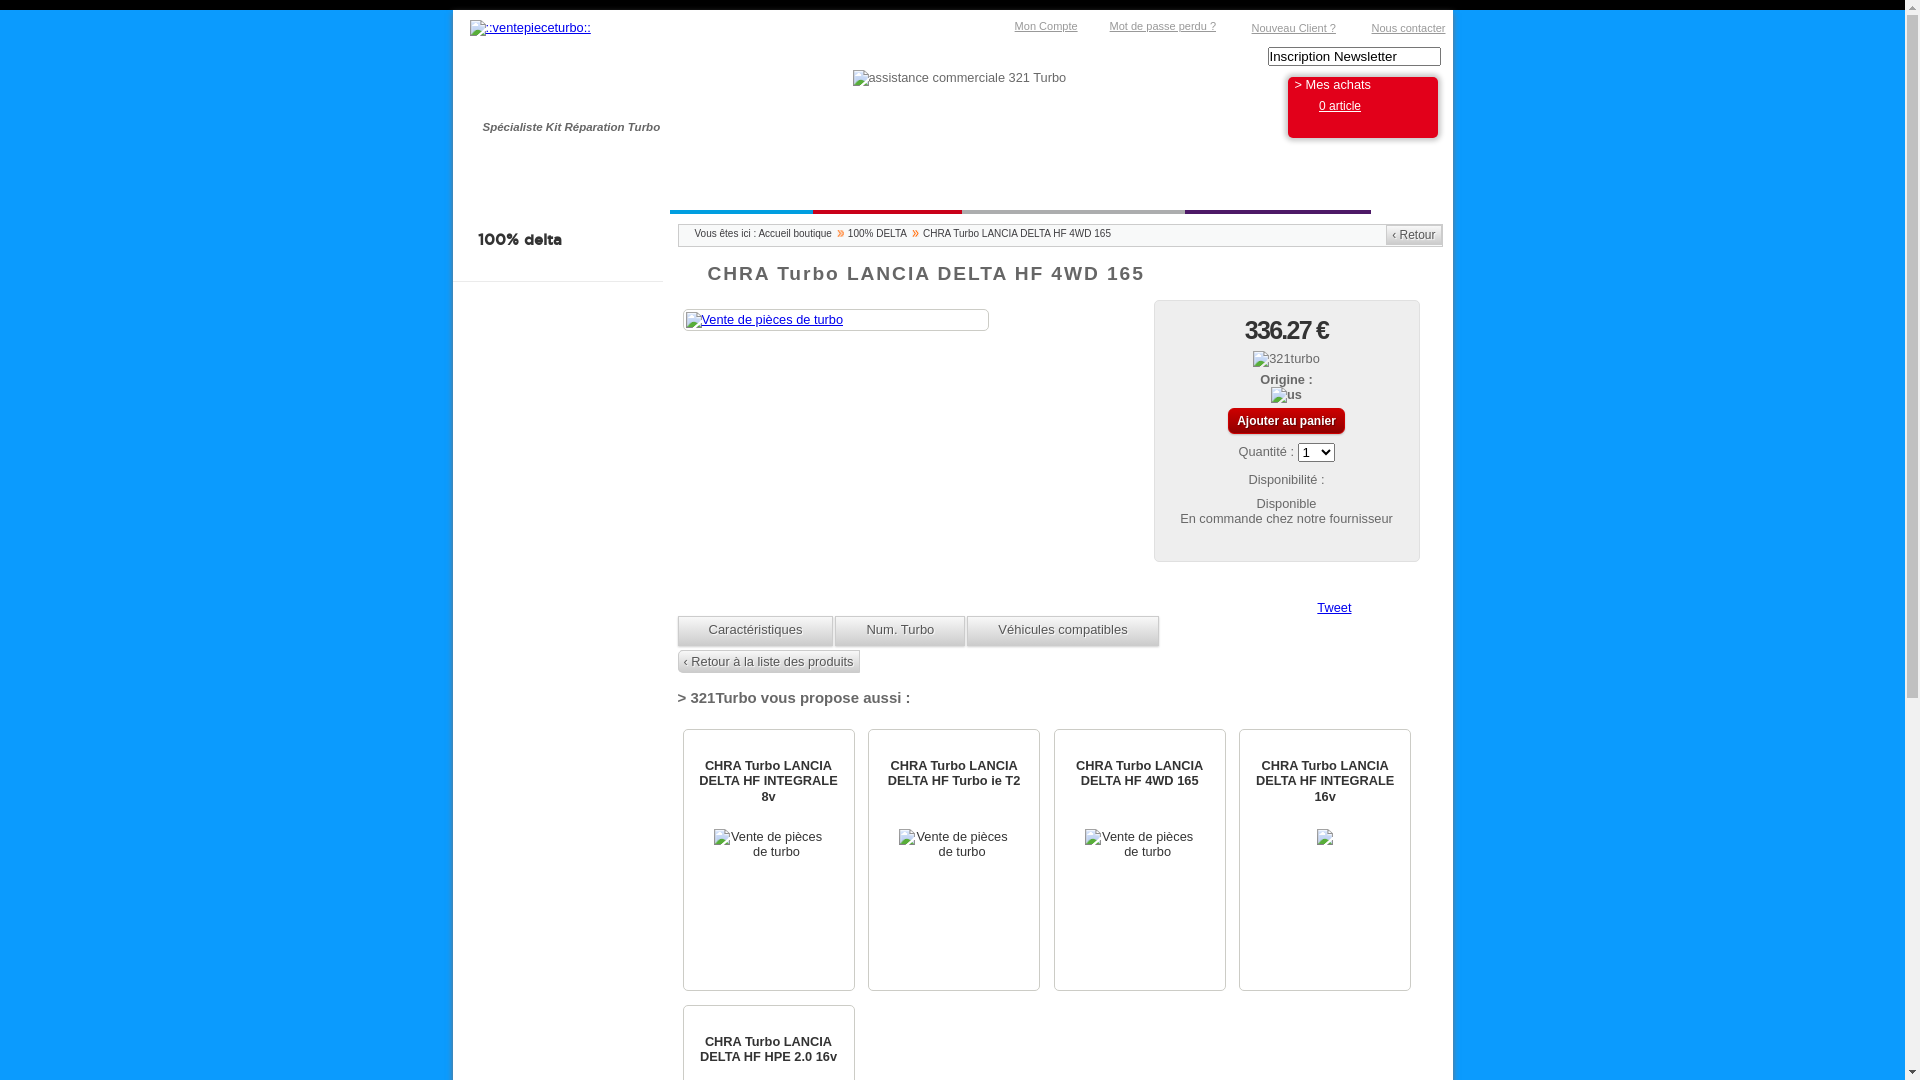 The image size is (1920, 1080). Describe the element at coordinates (1037, 20) in the screenshot. I see `'Mon Compte'` at that location.